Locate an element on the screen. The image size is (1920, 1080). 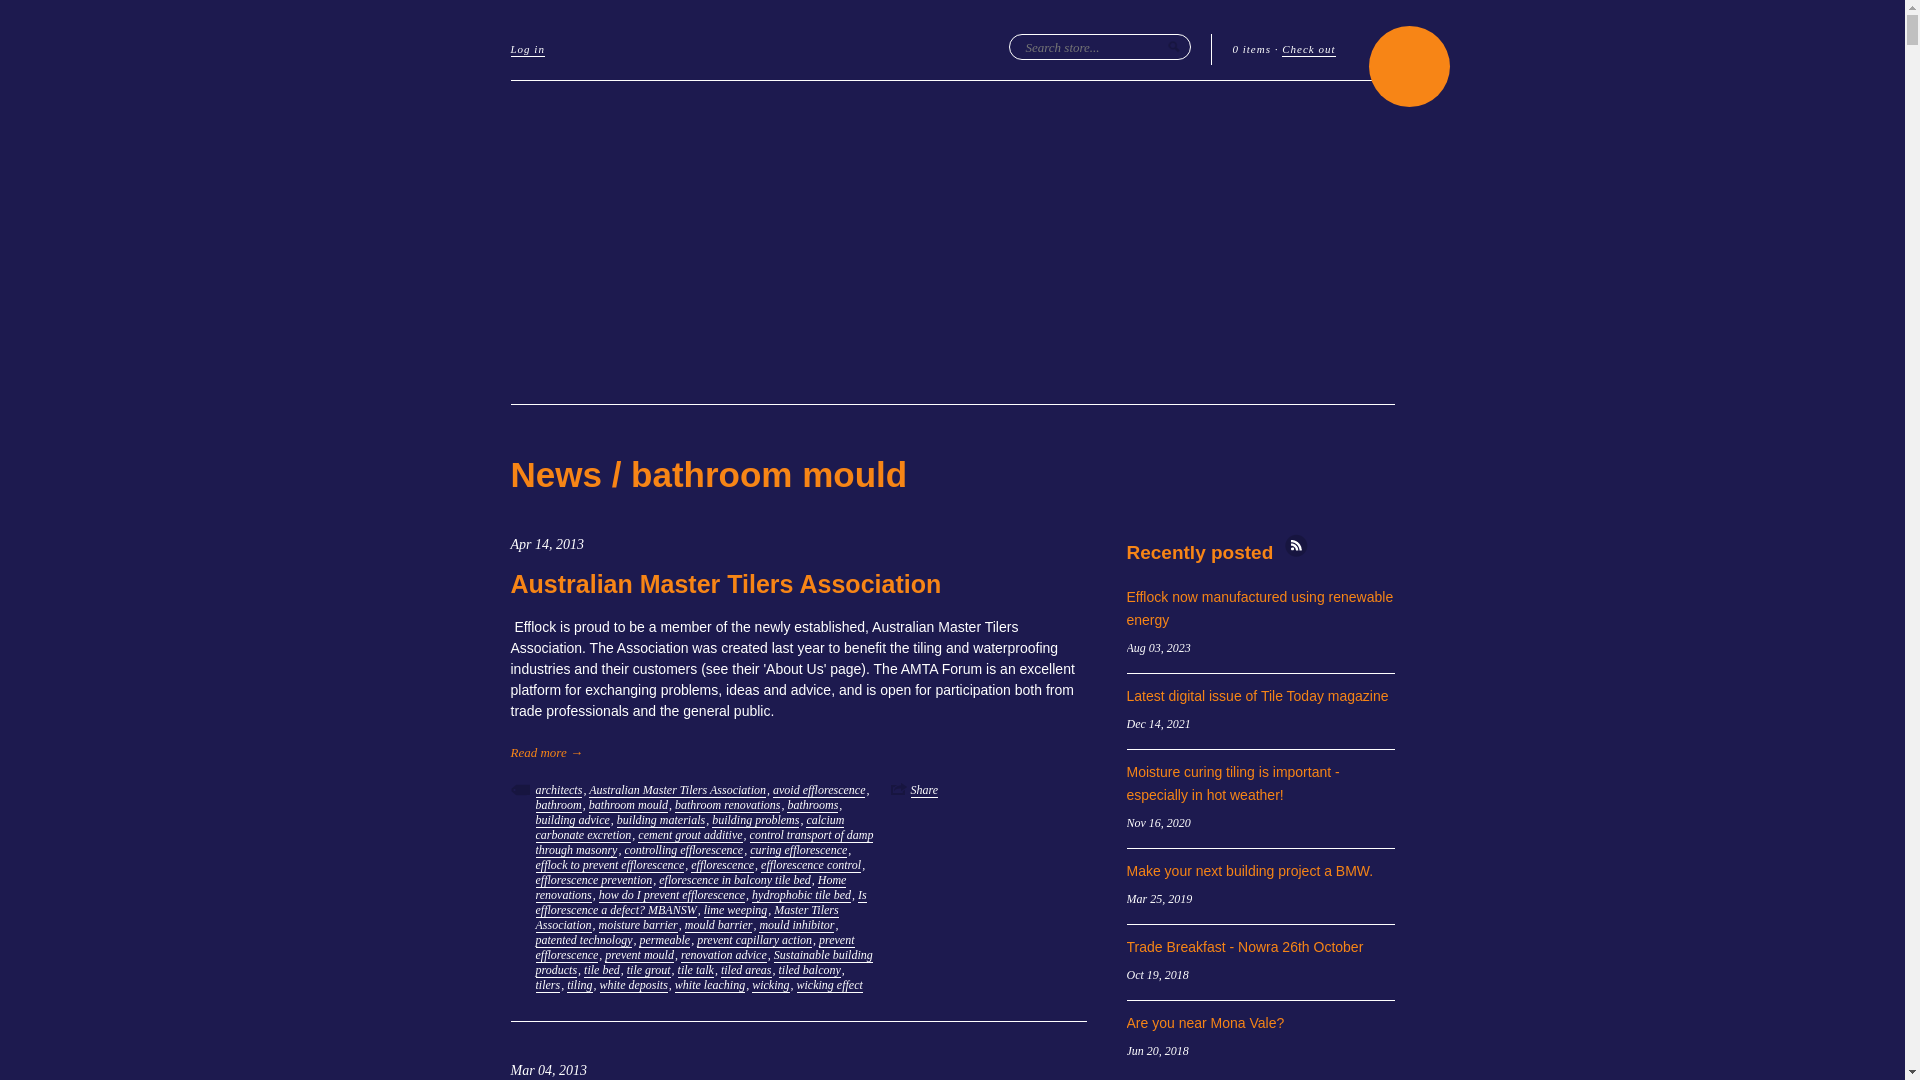
'patented technology' is located at coordinates (583, 940).